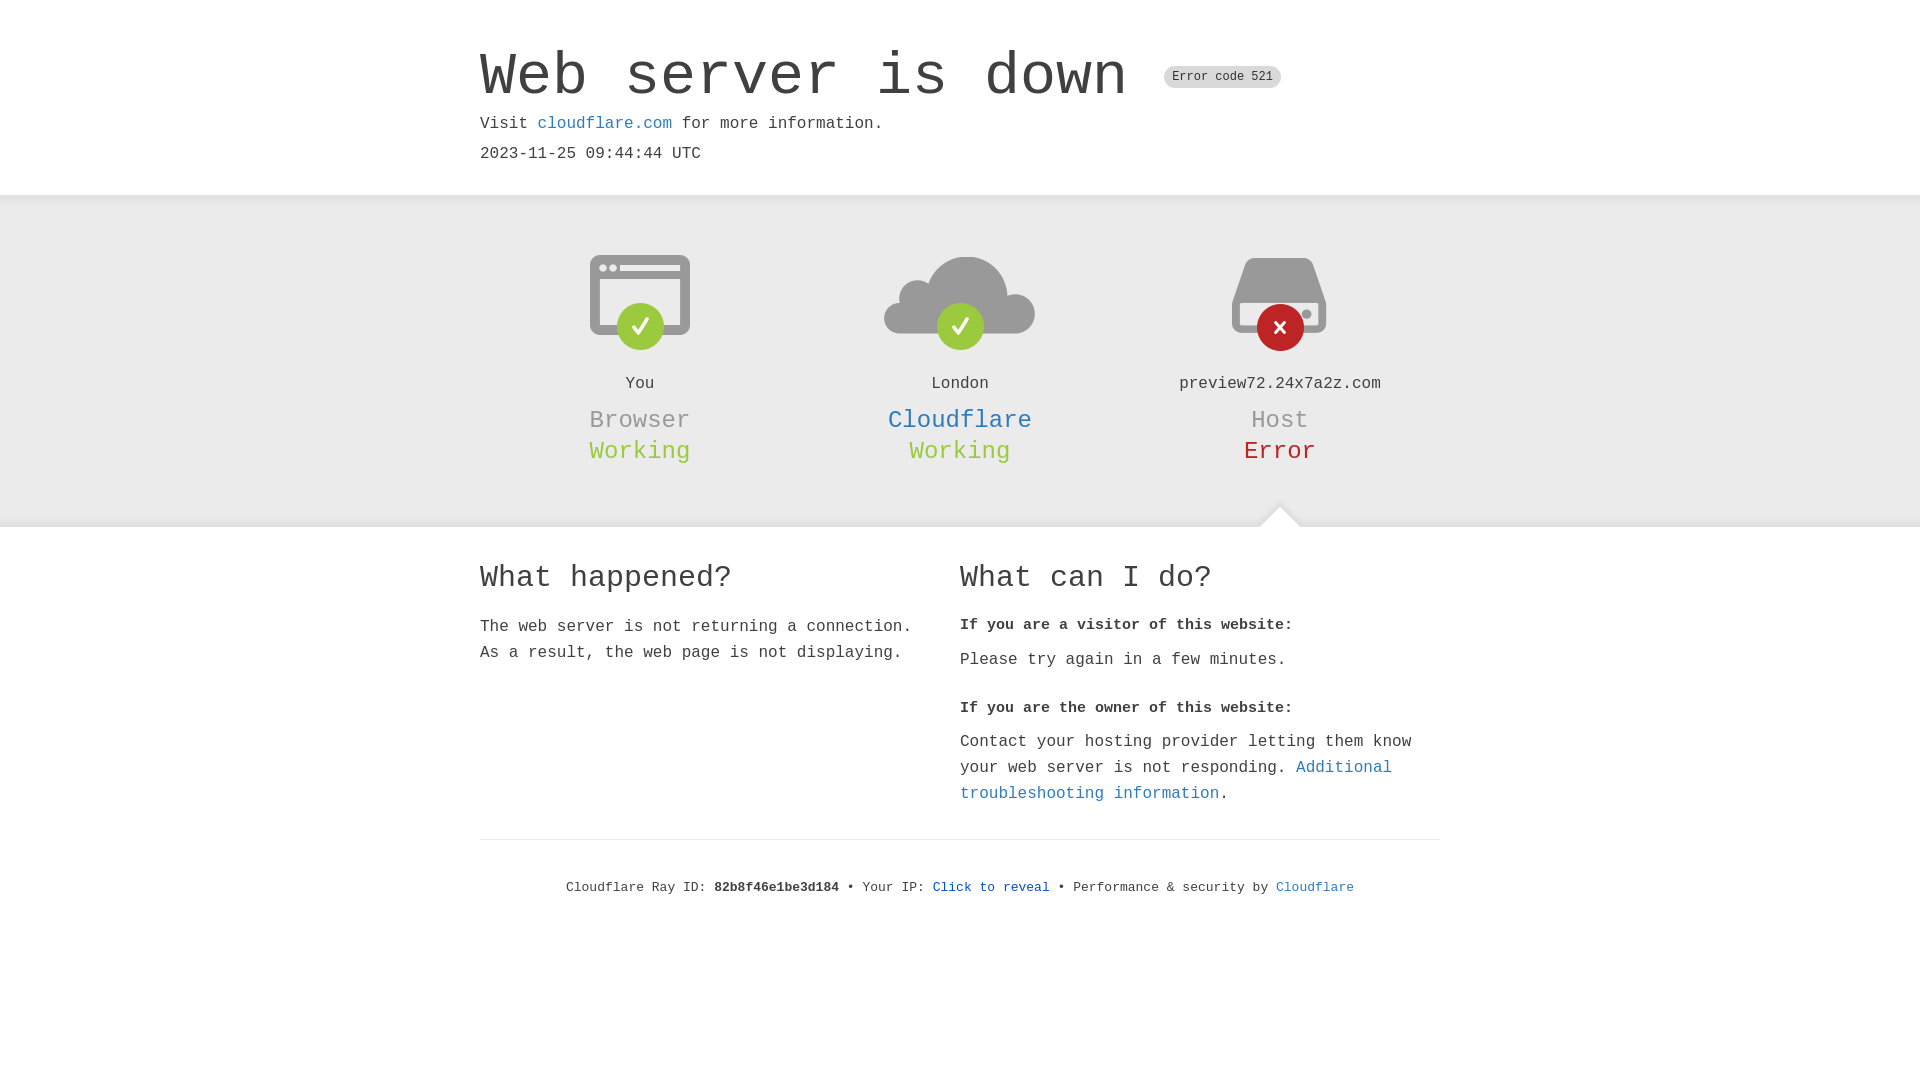  Describe the element at coordinates (603, 123) in the screenshot. I see `'cloudflare.com'` at that location.